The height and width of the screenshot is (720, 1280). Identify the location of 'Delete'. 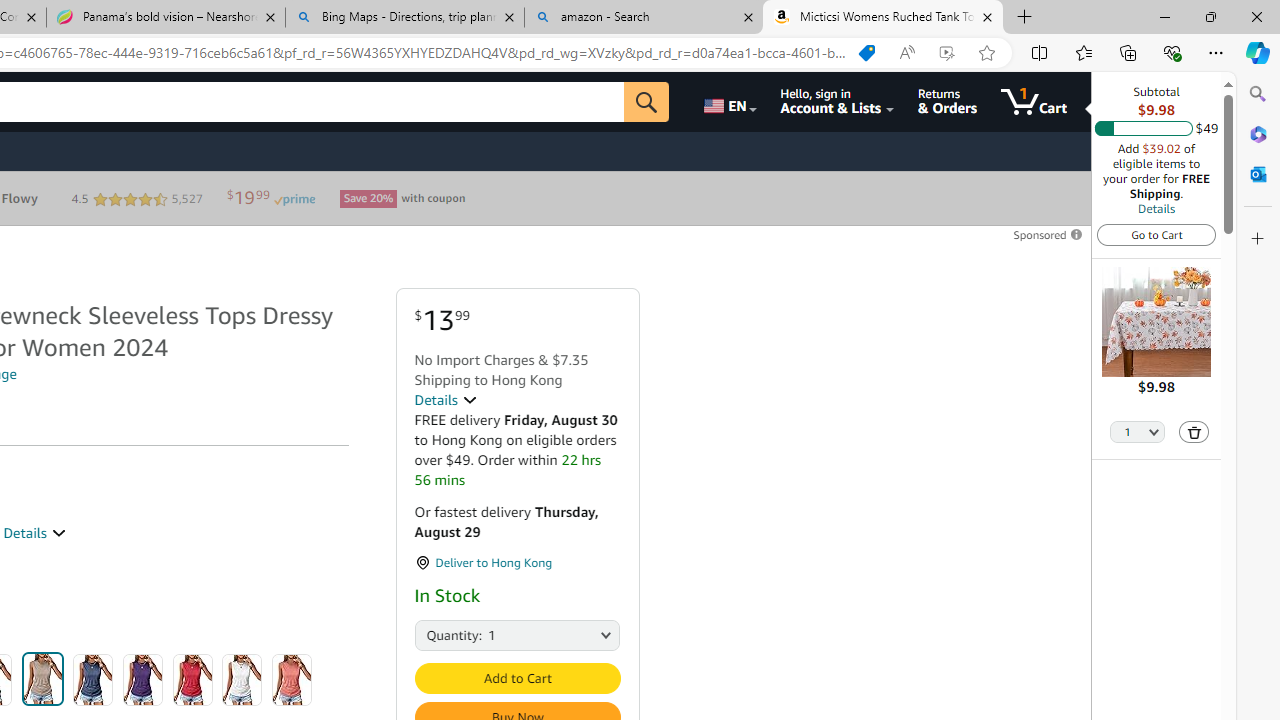
(1194, 430).